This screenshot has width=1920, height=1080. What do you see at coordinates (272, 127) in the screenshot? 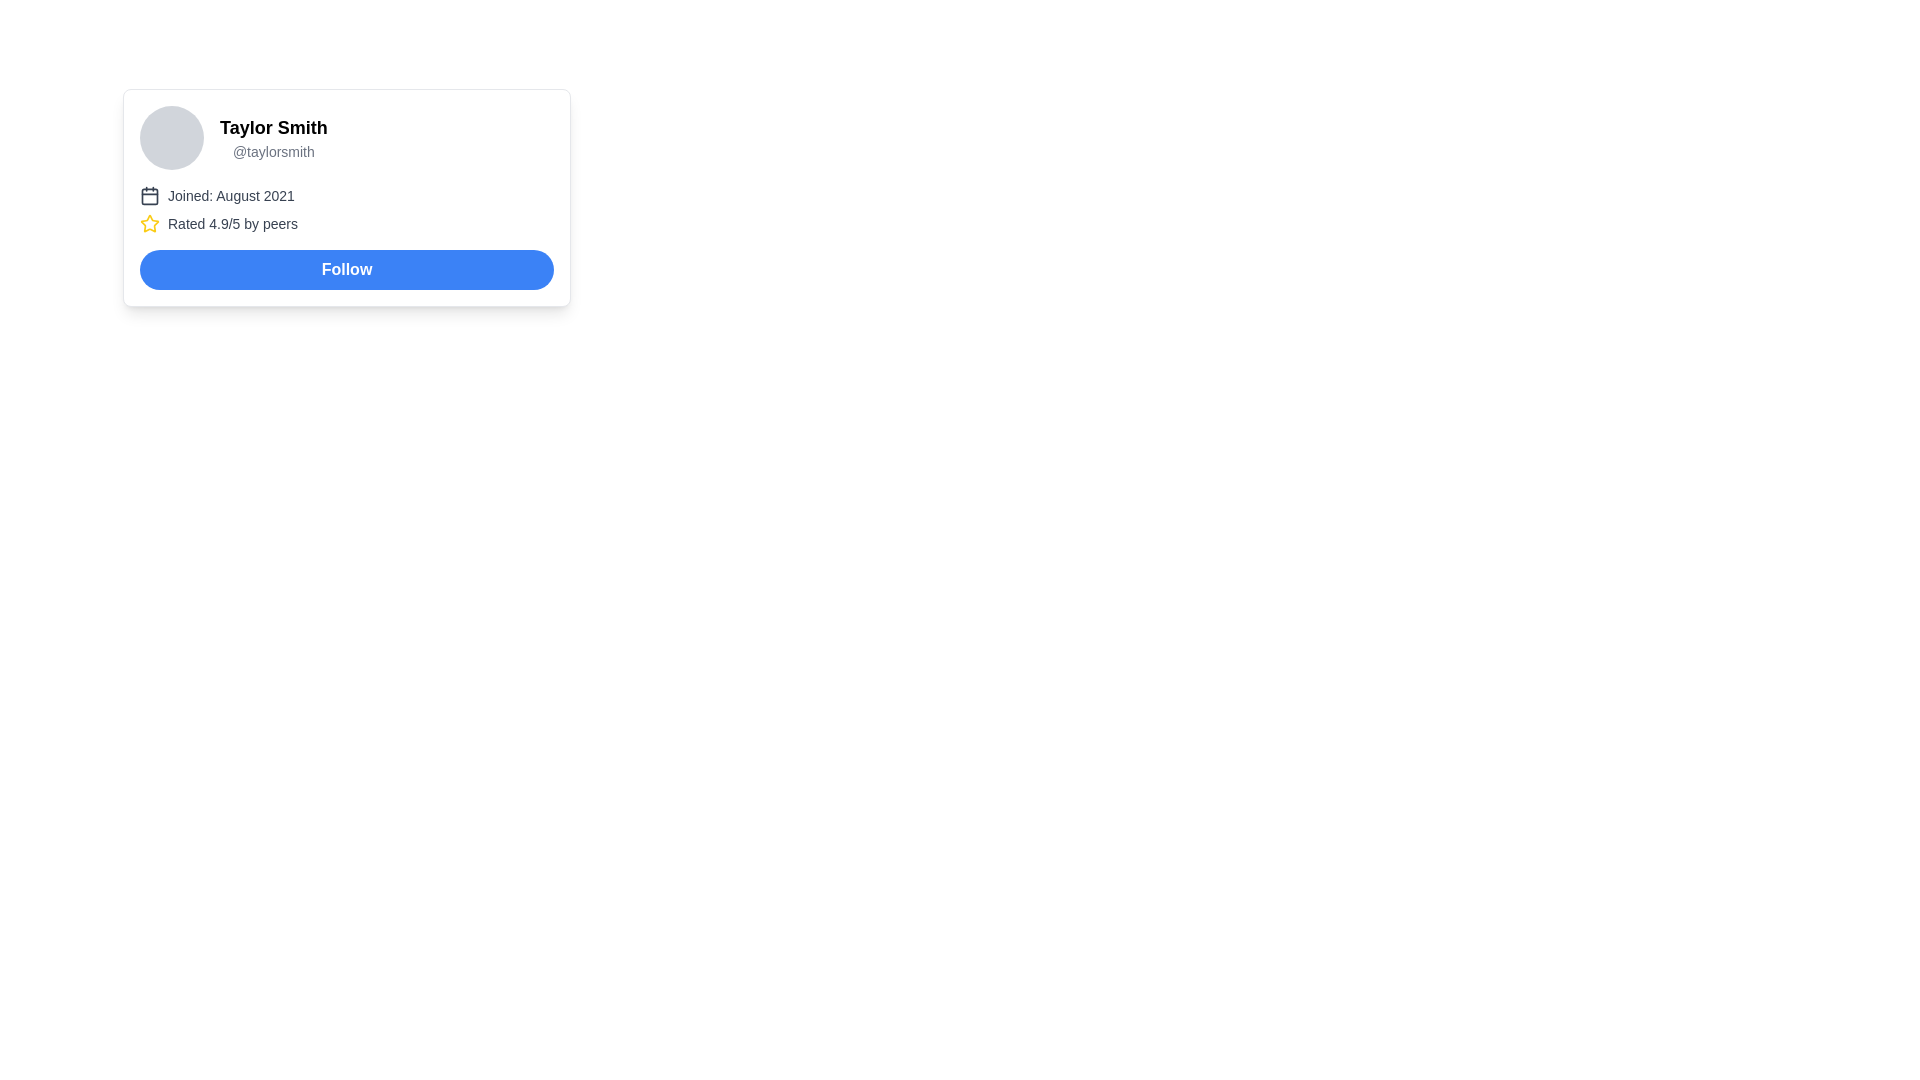
I see `the text 'Taylor Smith' which is displayed in bold and larger font at the top of the profile card, positioned right of the circular profile picture` at bounding box center [272, 127].